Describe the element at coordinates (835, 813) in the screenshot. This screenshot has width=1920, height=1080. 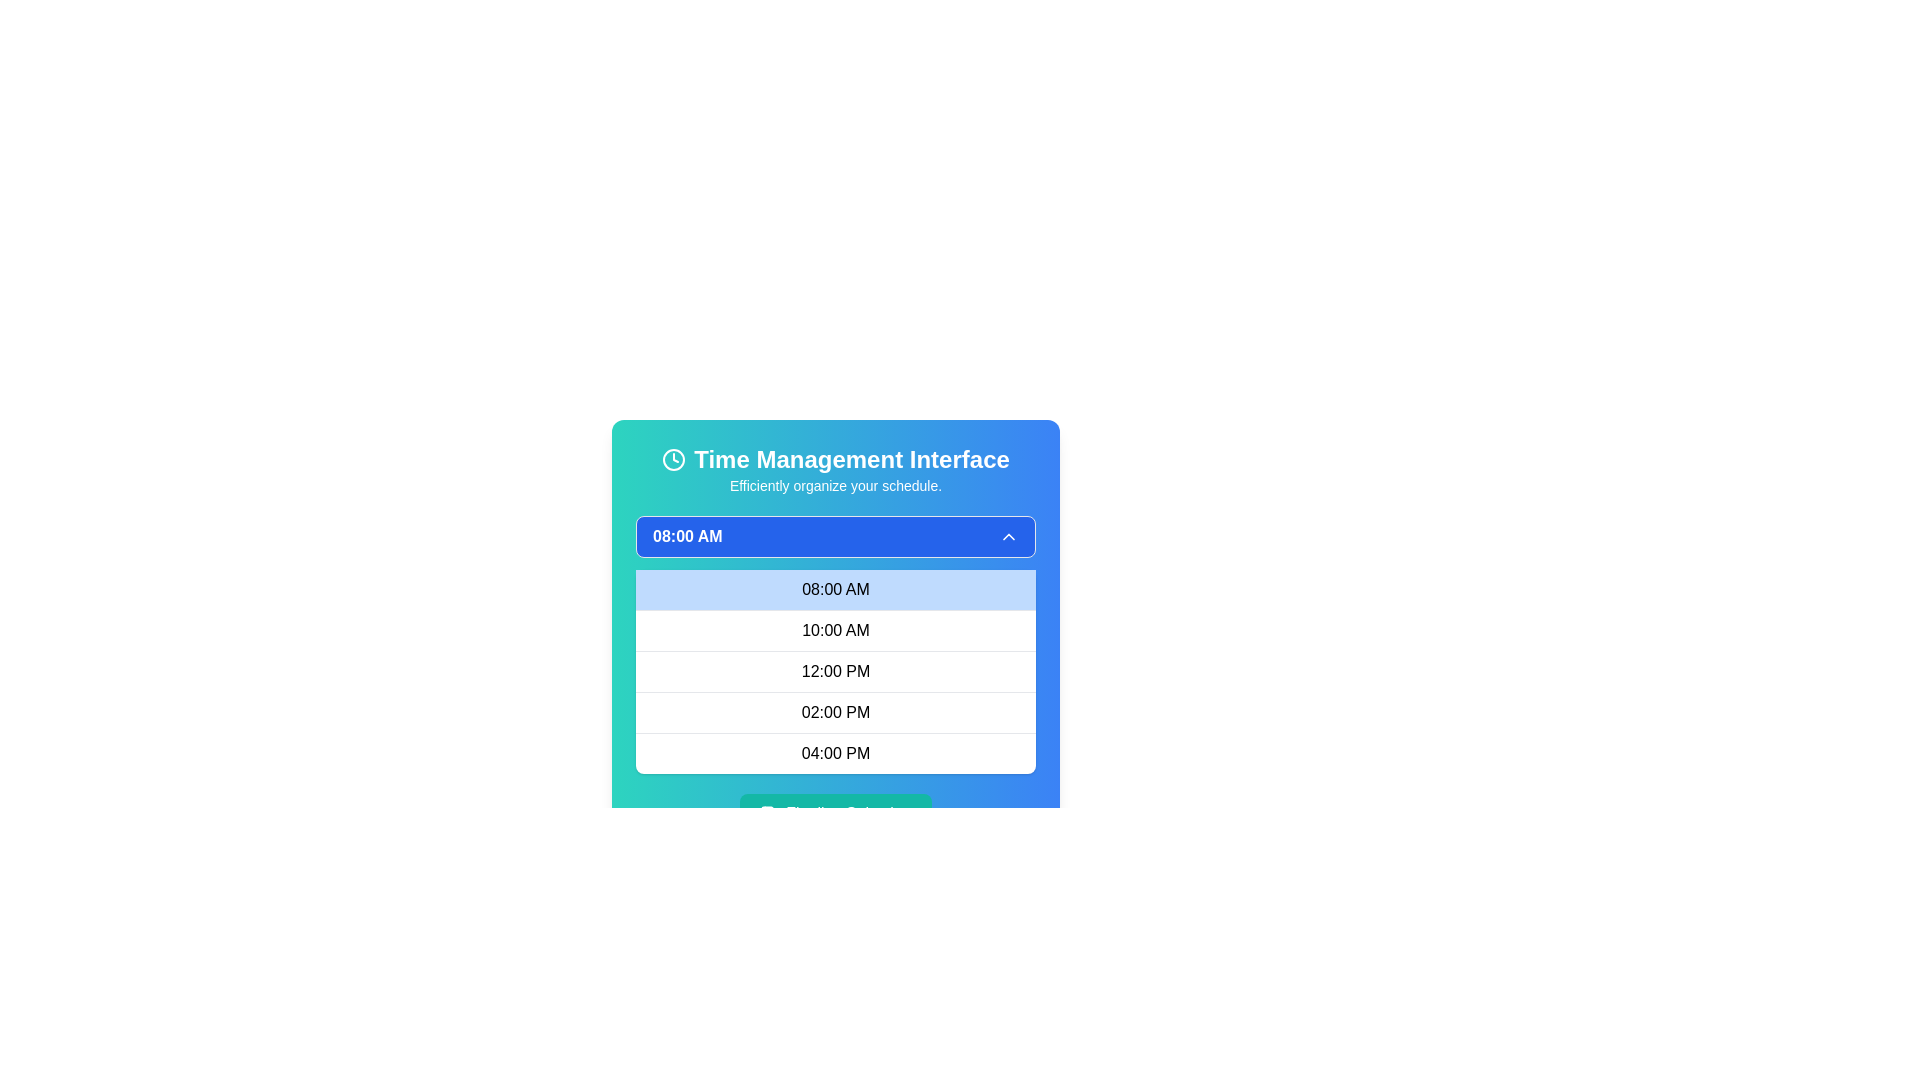
I see `the finalize selections button located at the bottom center of the 'Time Management Interface'` at that location.